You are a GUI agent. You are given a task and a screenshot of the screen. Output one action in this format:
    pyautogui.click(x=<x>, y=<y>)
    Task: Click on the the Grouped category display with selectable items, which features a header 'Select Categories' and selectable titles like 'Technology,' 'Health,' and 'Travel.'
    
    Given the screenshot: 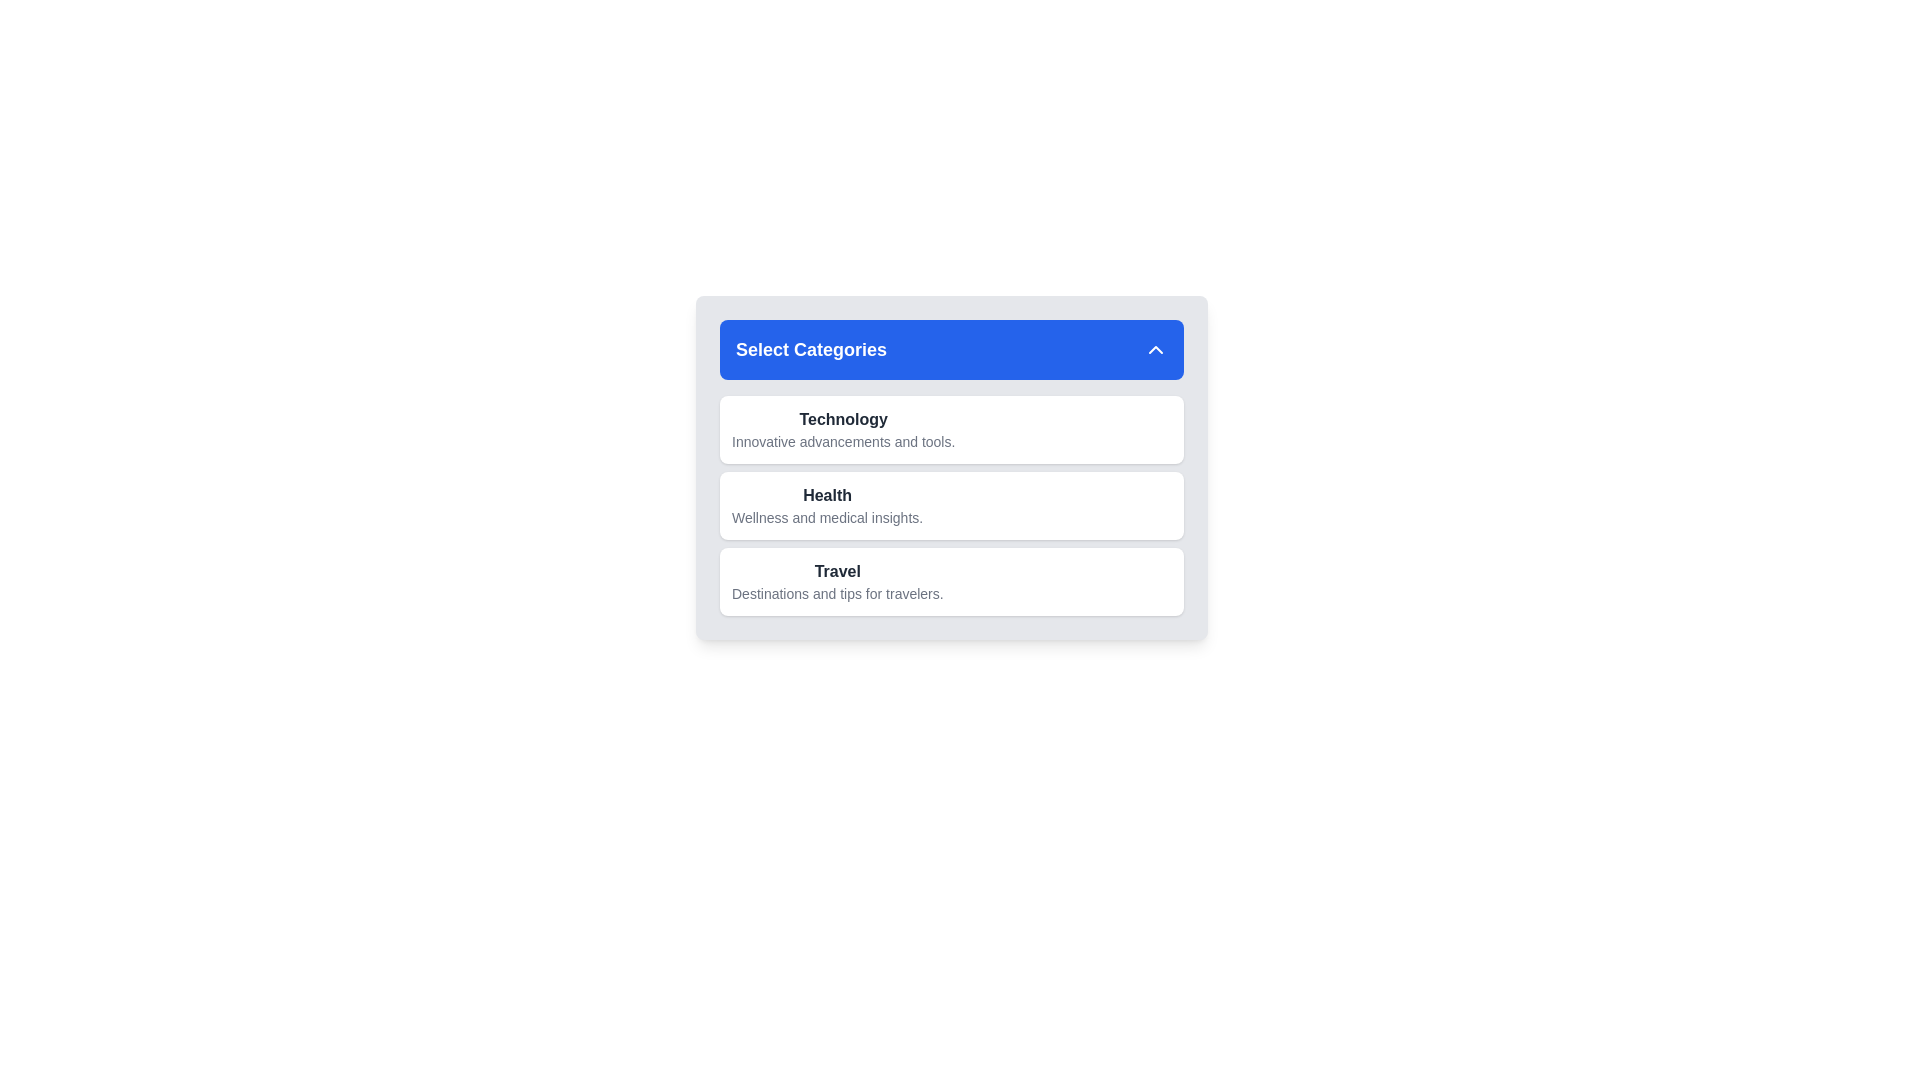 What is the action you would take?
    pyautogui.click(x=950, y=467)
    